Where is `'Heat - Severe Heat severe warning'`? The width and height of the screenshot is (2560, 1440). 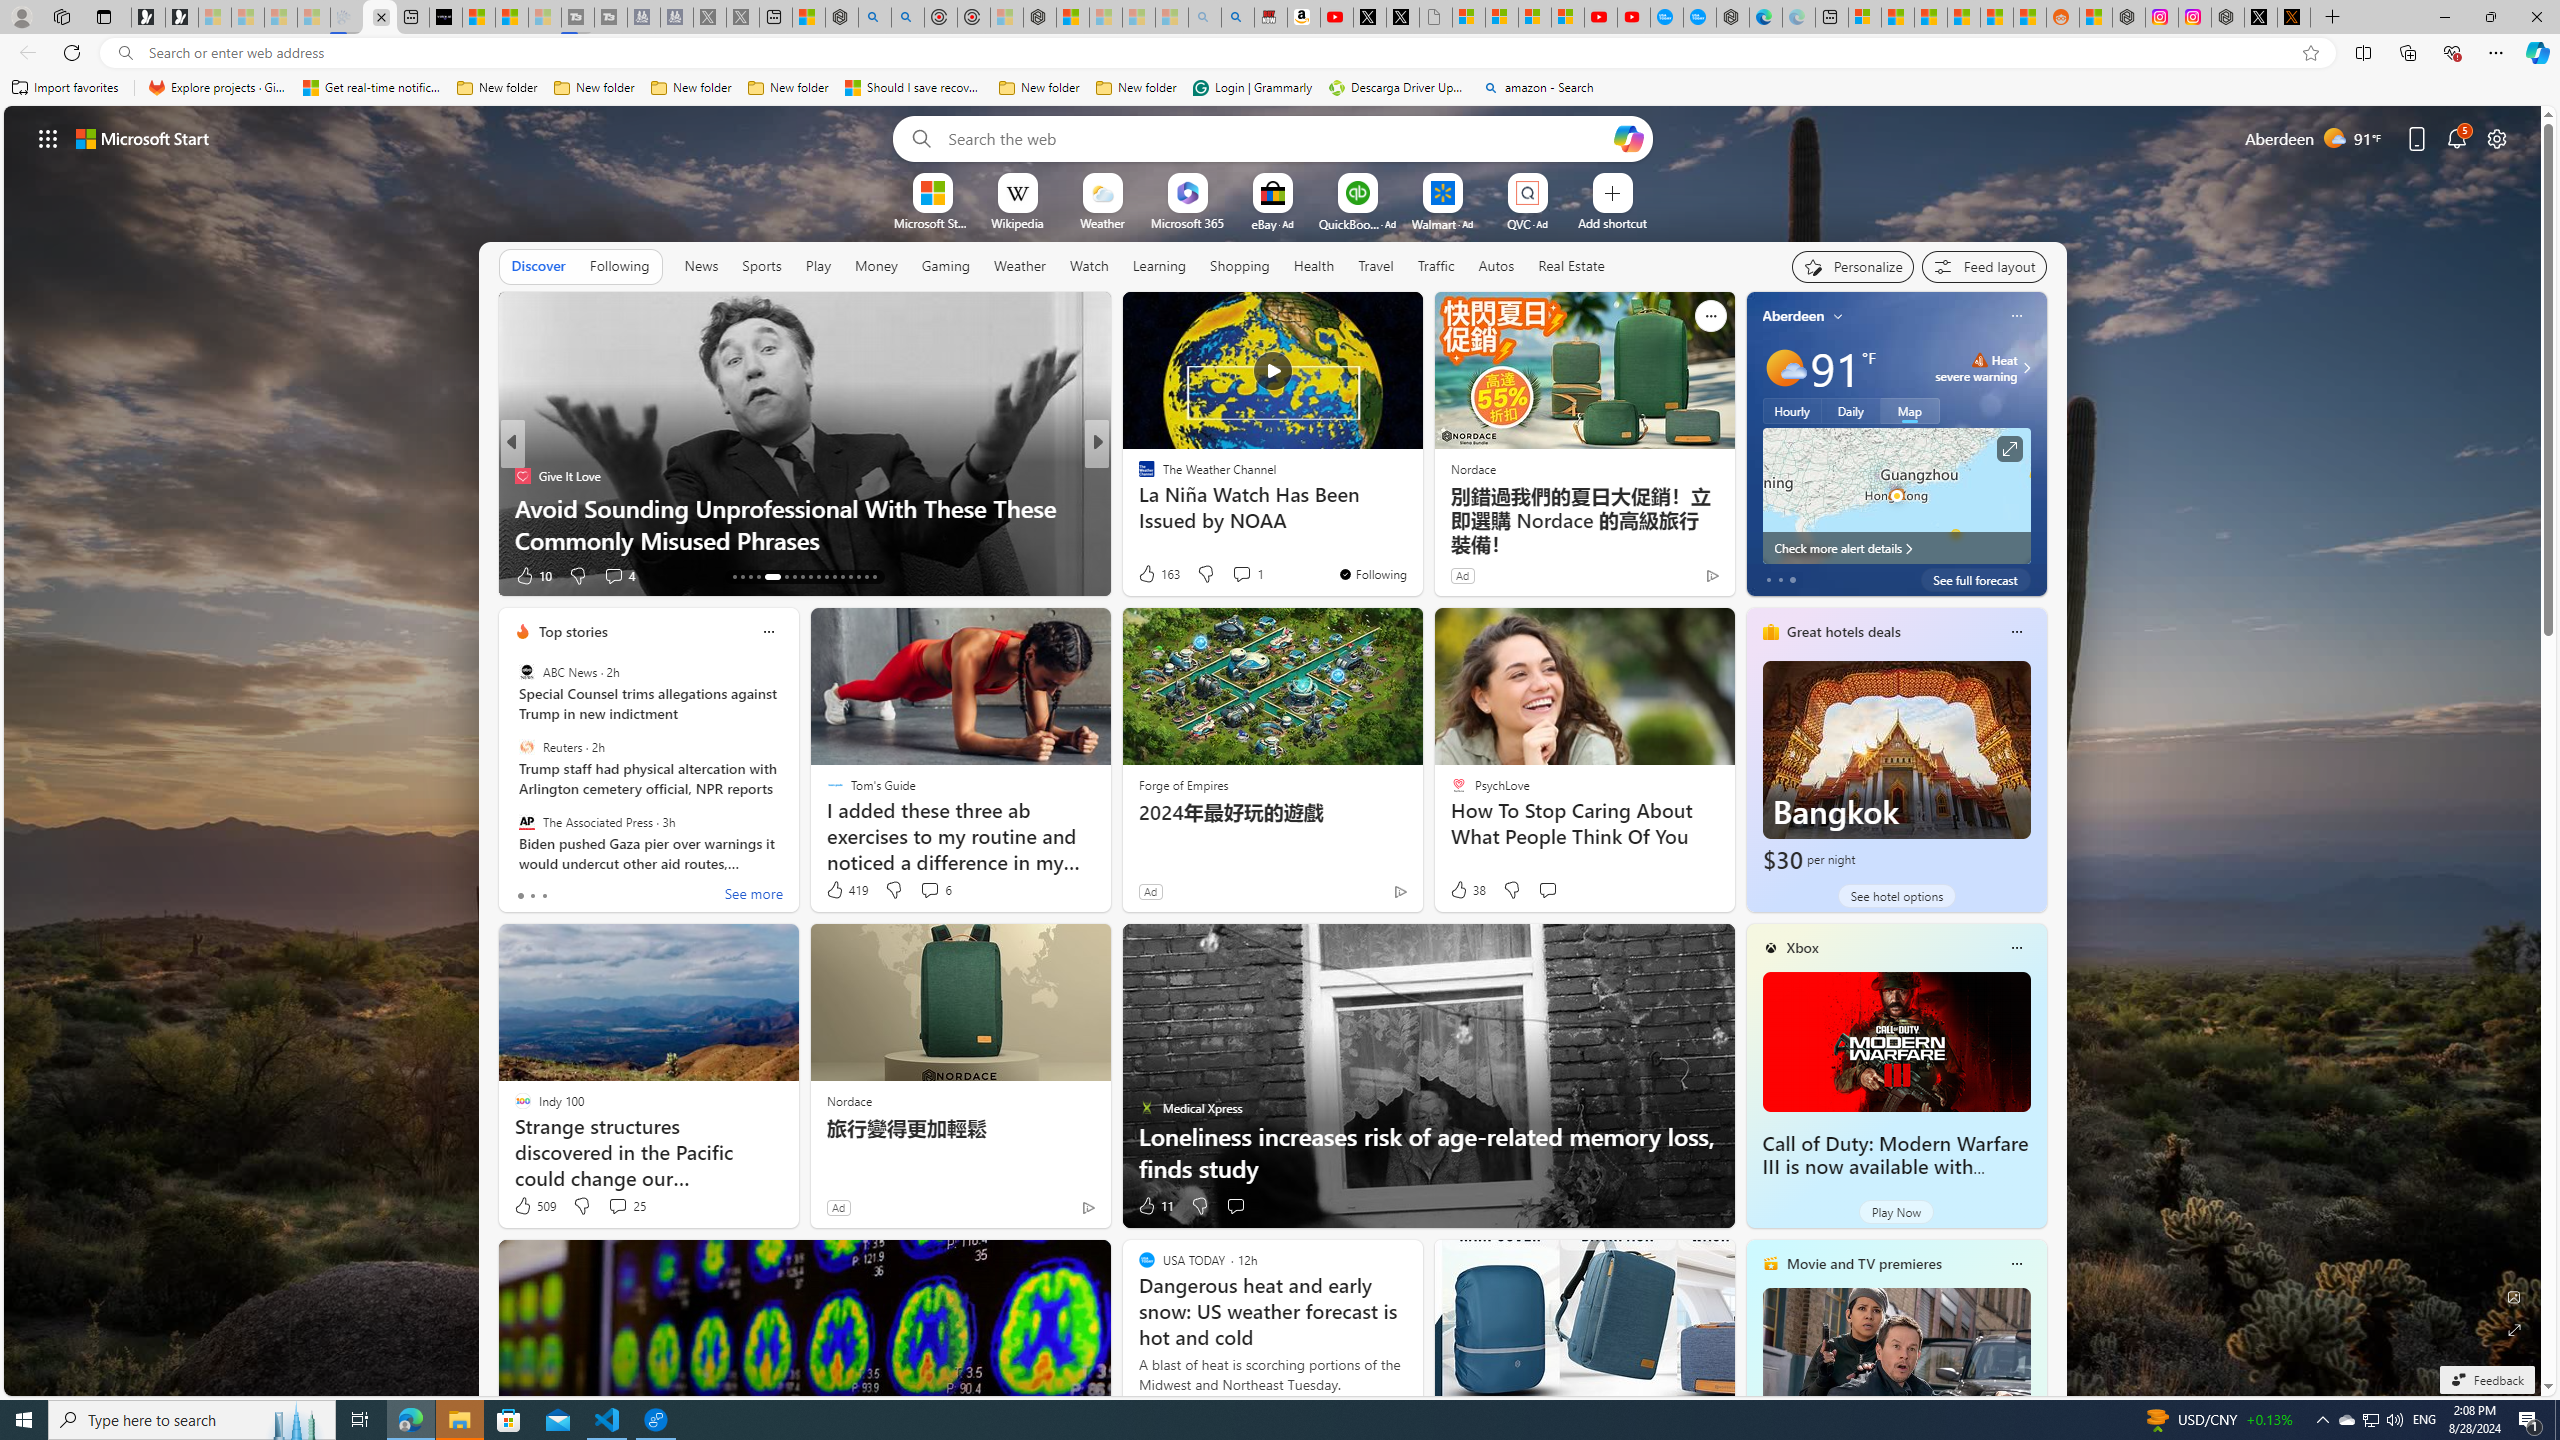 'Heat - Severe Heat severe warning' is located at coordinates (1976, 367).